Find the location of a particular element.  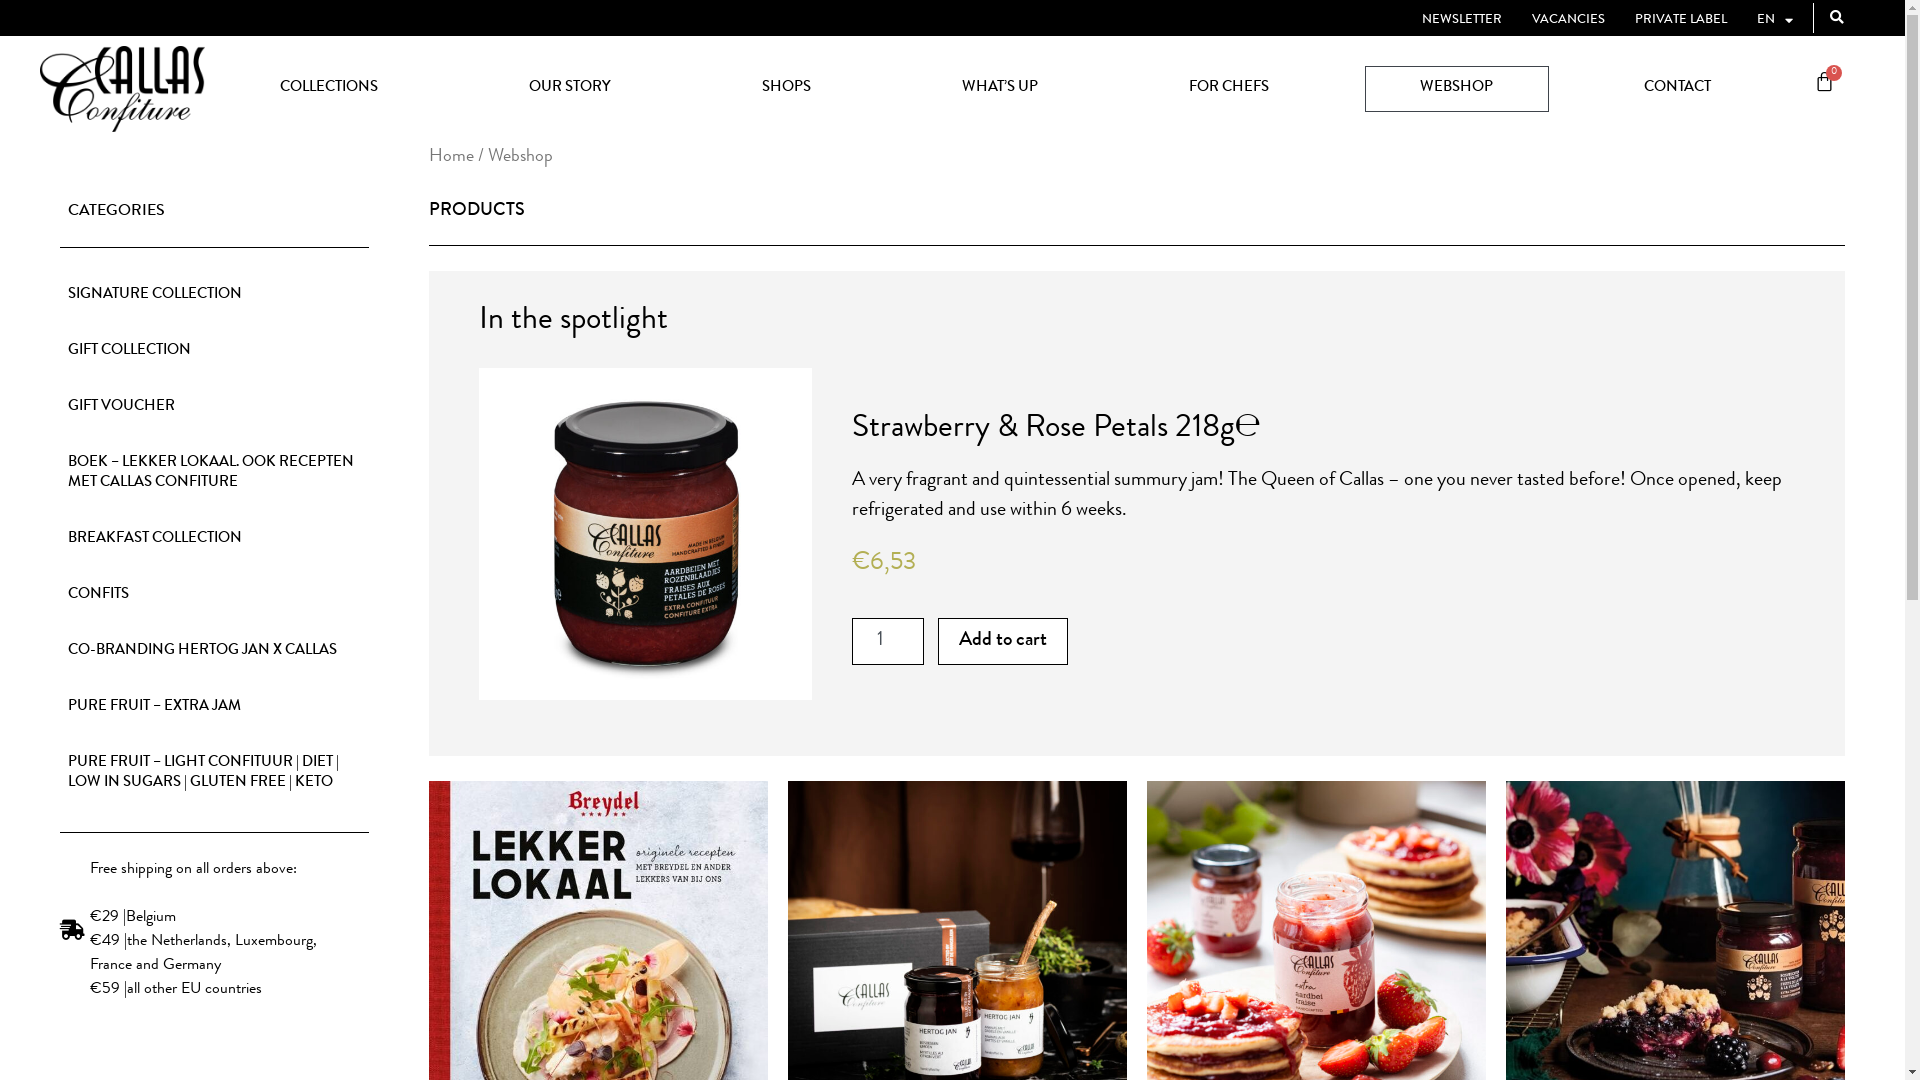

'PRIVATE LABEL' is located at coordinates (1680, 20).